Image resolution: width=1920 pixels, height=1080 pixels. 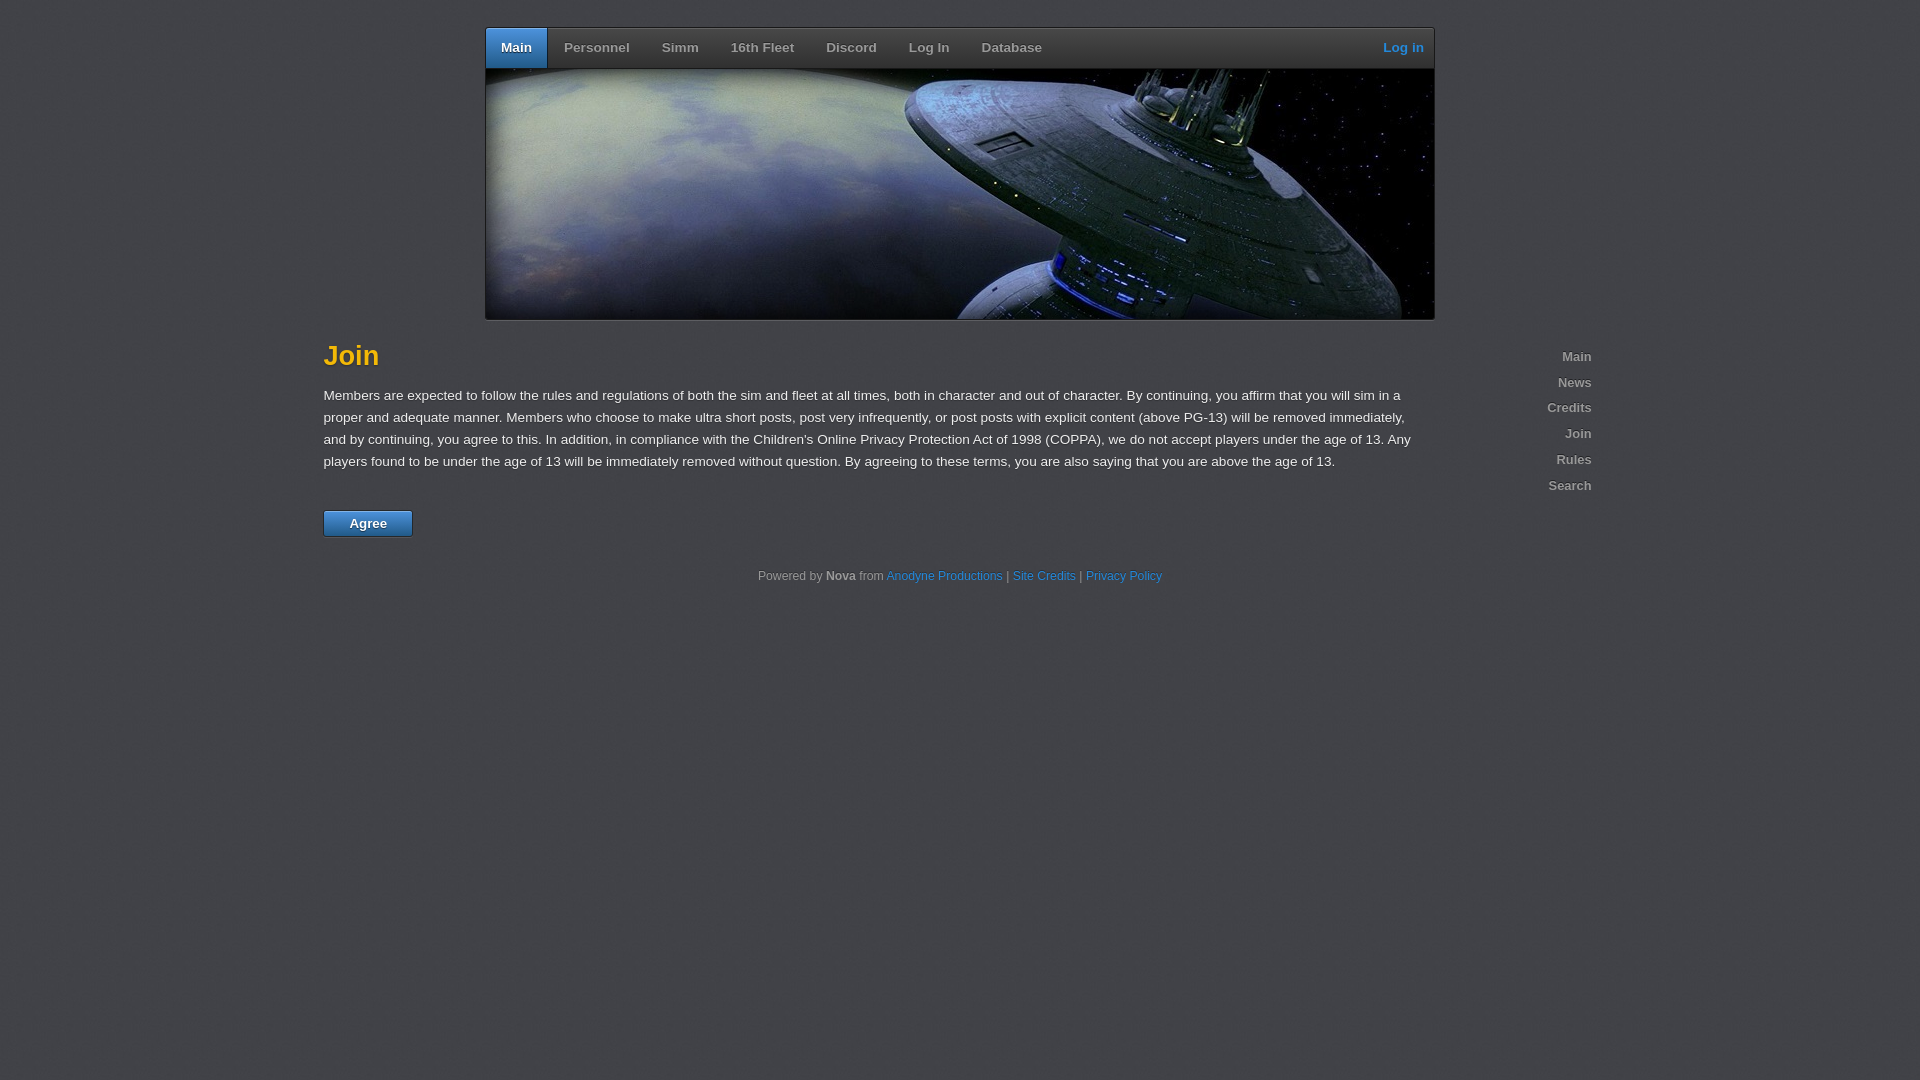 What do you see at coordinates (1516, 459) in the screenshot?
I see `'Rules'` at bounding box center [1516, 459].